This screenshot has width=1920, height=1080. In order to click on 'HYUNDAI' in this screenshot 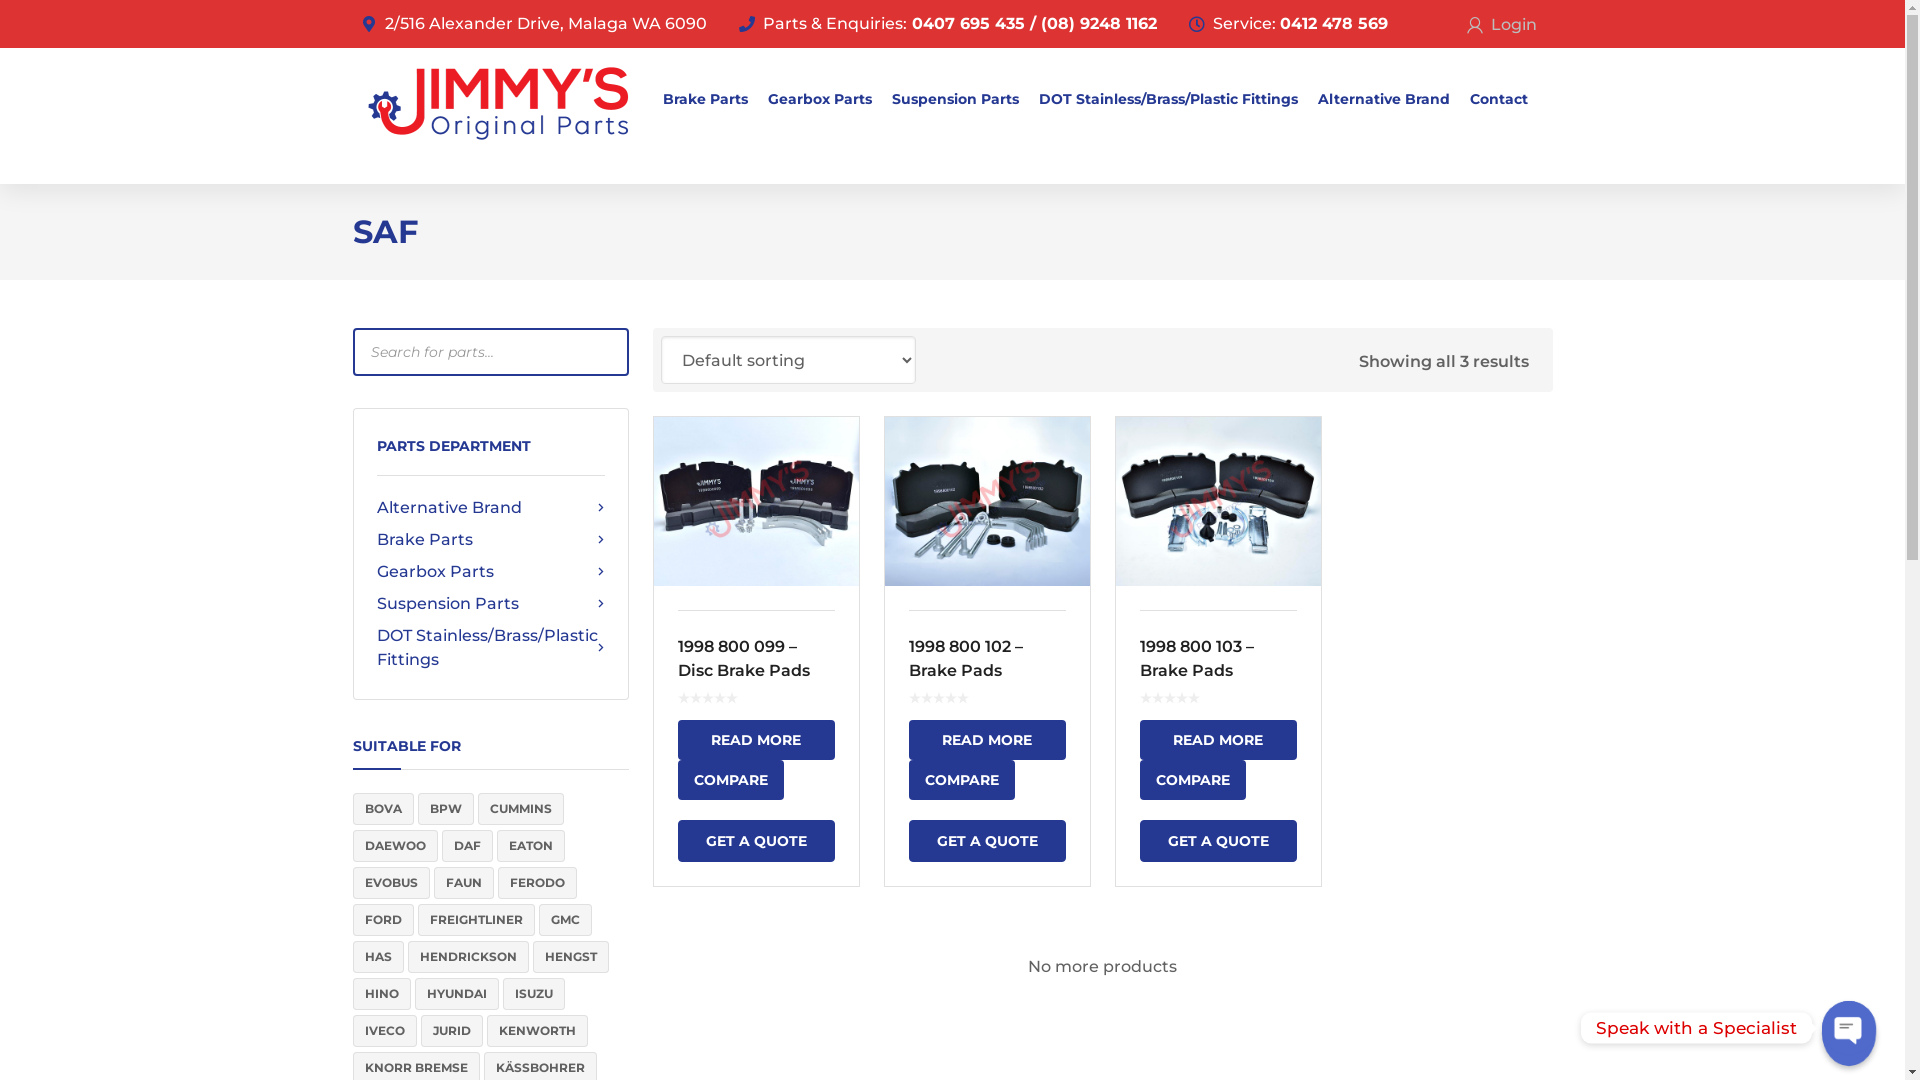, I will do `click(455, 994)`.